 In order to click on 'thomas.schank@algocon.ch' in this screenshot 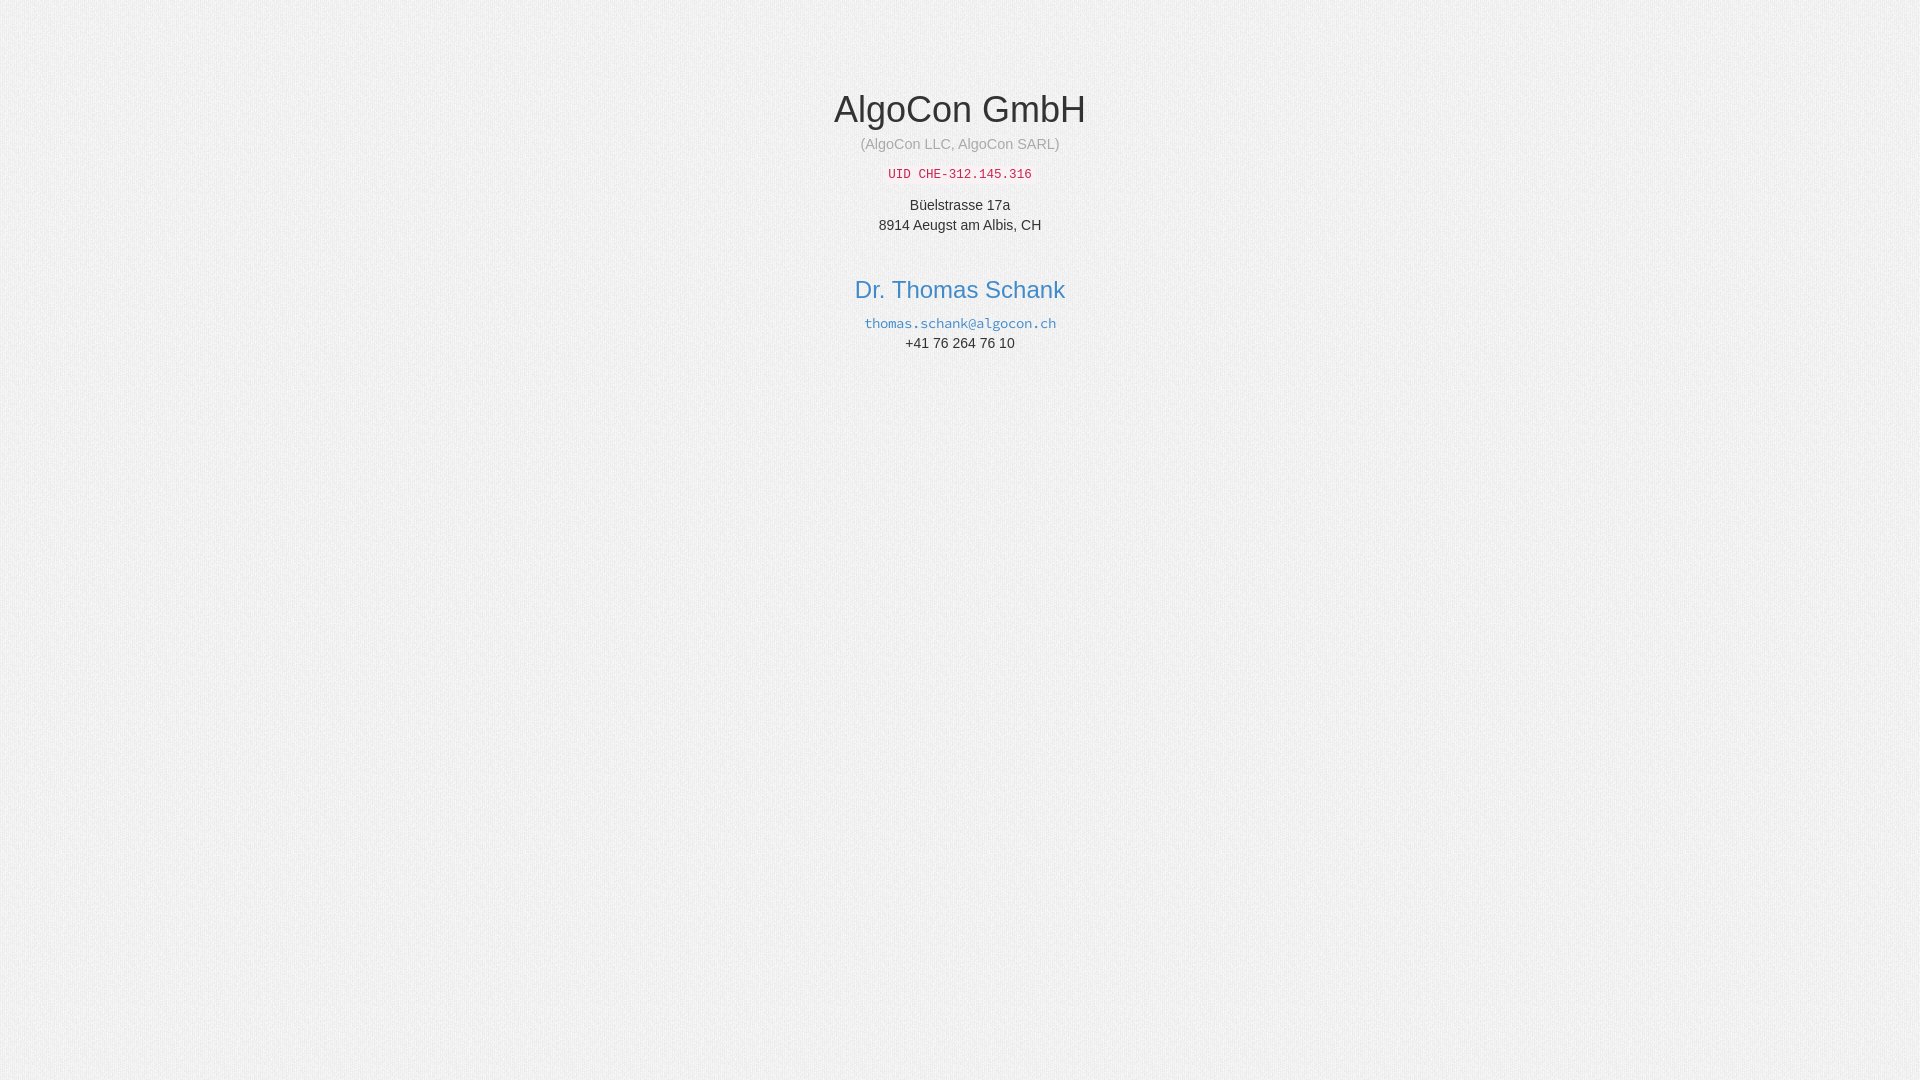, I will do `click(960, 322)`.